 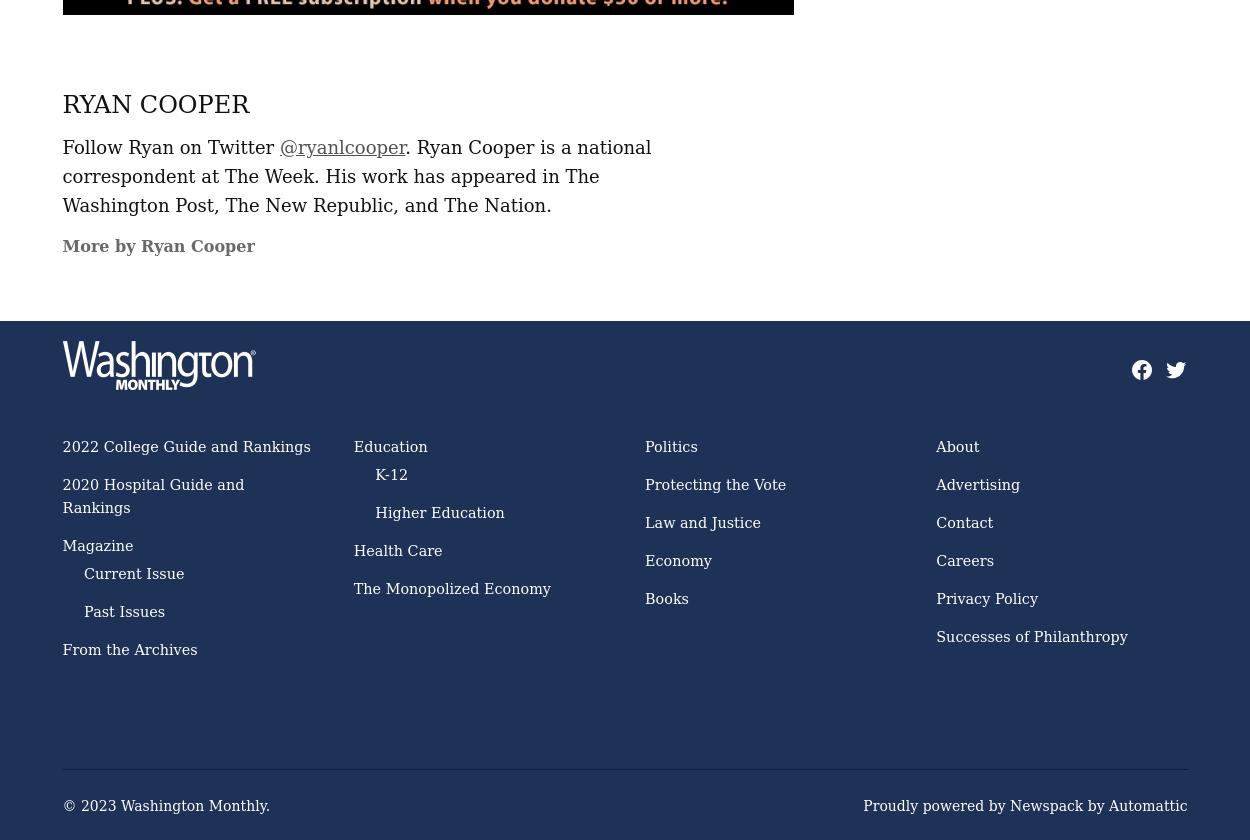 I want to click on 'The Monopolized Economy', so click(x=450, y=589).